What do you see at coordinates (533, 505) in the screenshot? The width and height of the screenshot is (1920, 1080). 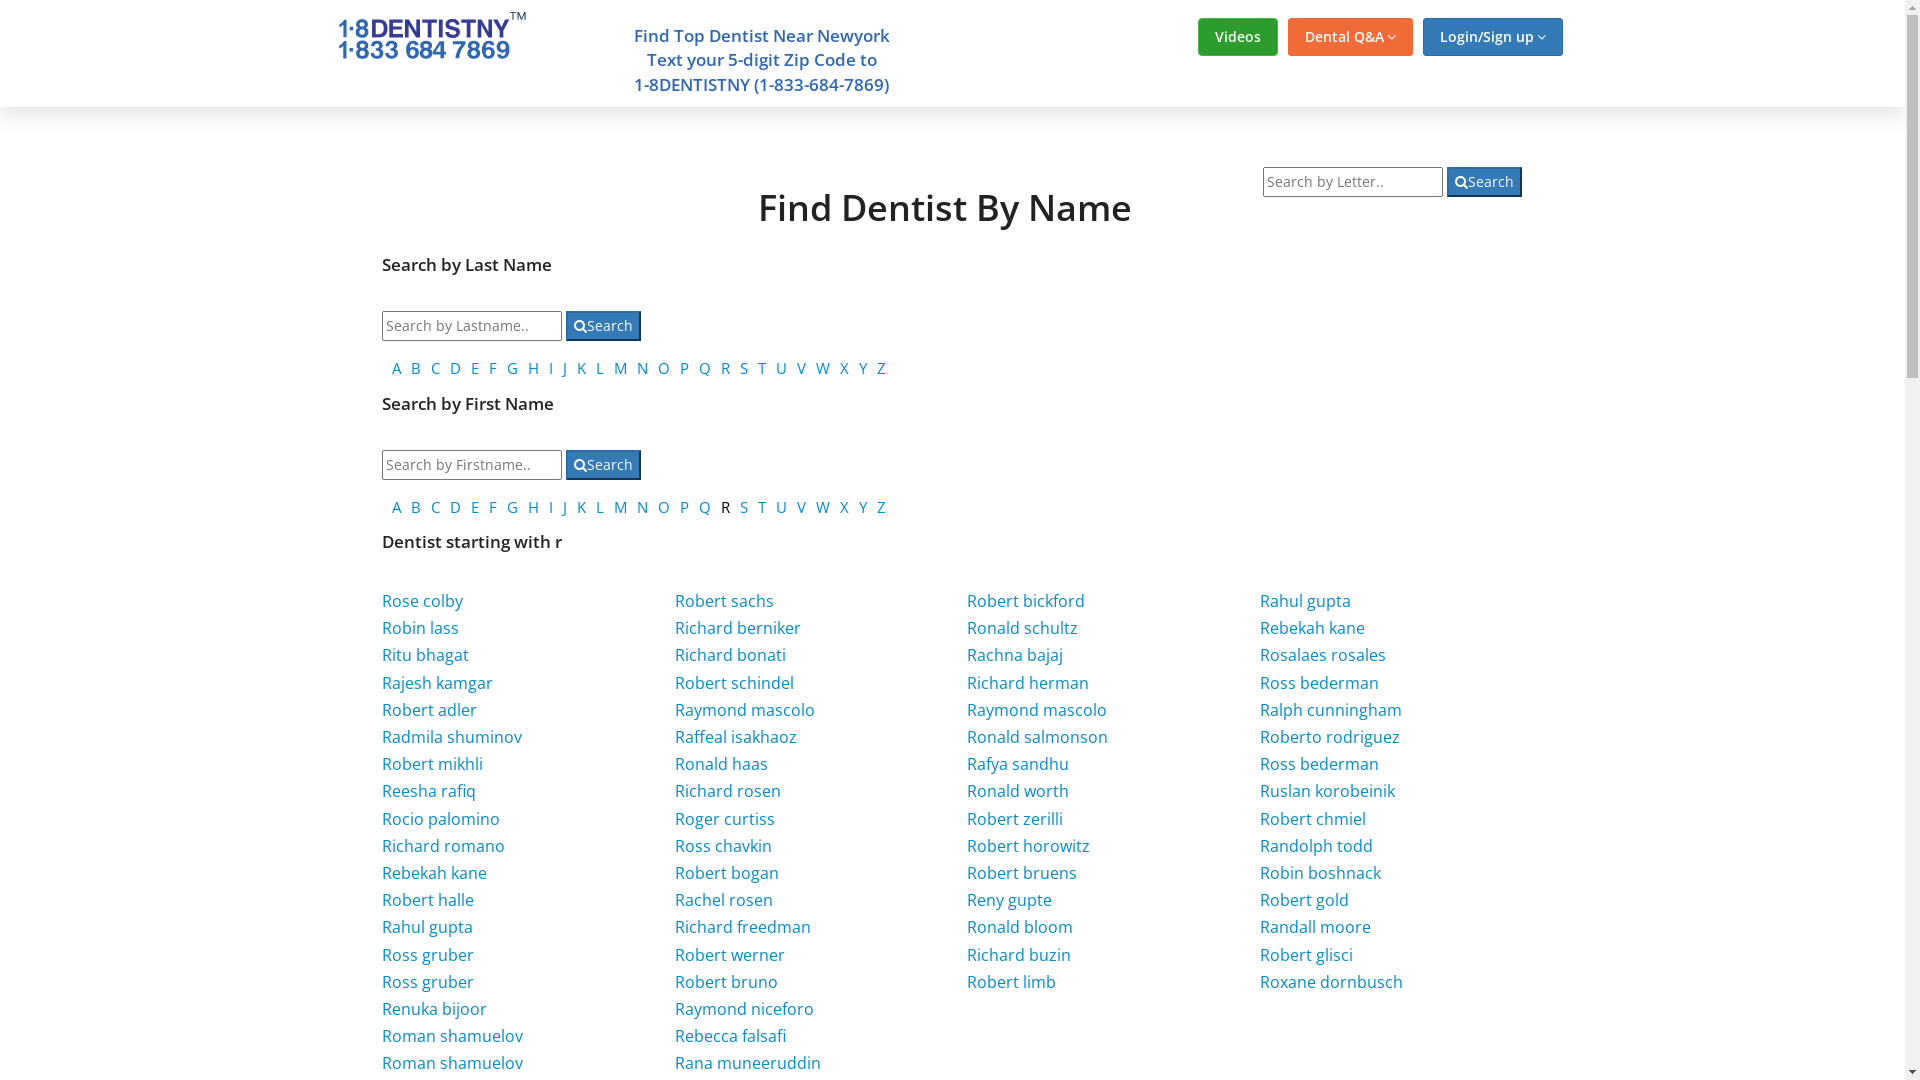 I see `'H'` at bounding box center [533, 505].